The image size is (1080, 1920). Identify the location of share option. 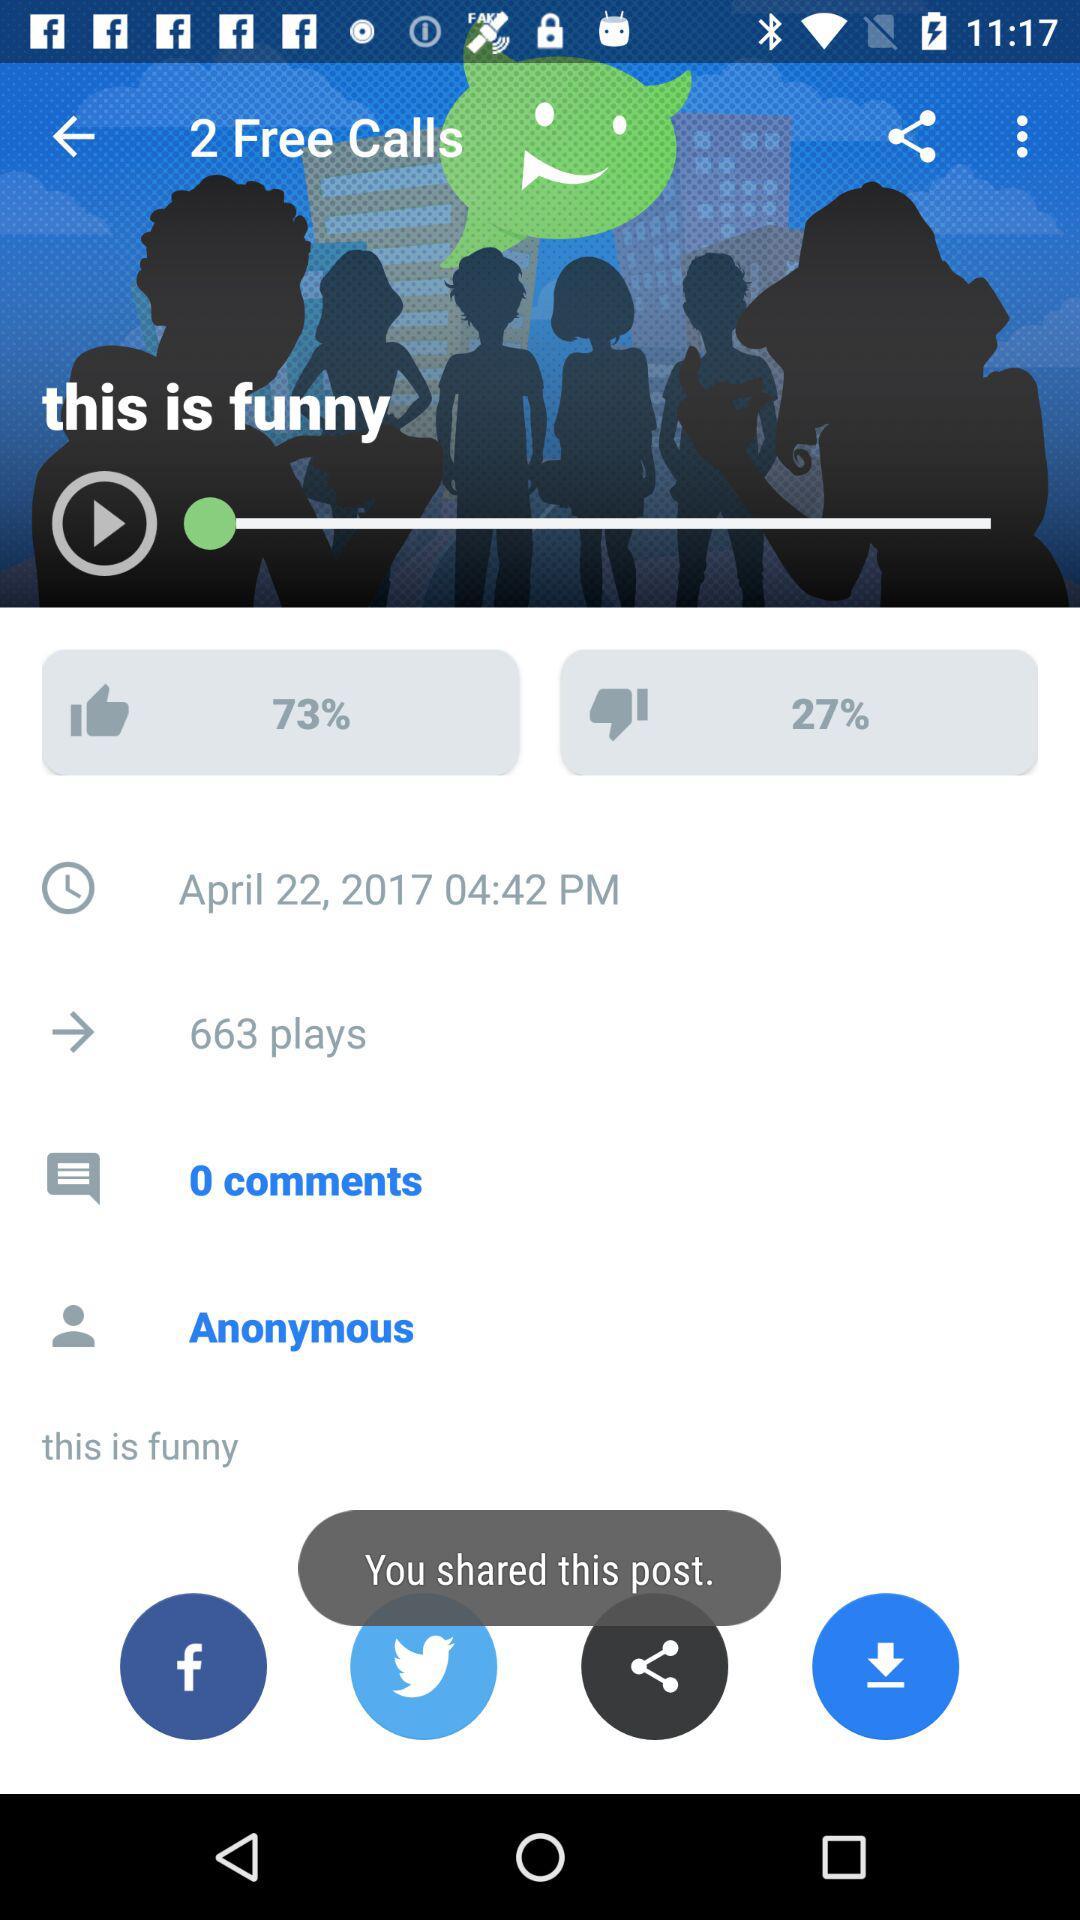
(654, 1666).